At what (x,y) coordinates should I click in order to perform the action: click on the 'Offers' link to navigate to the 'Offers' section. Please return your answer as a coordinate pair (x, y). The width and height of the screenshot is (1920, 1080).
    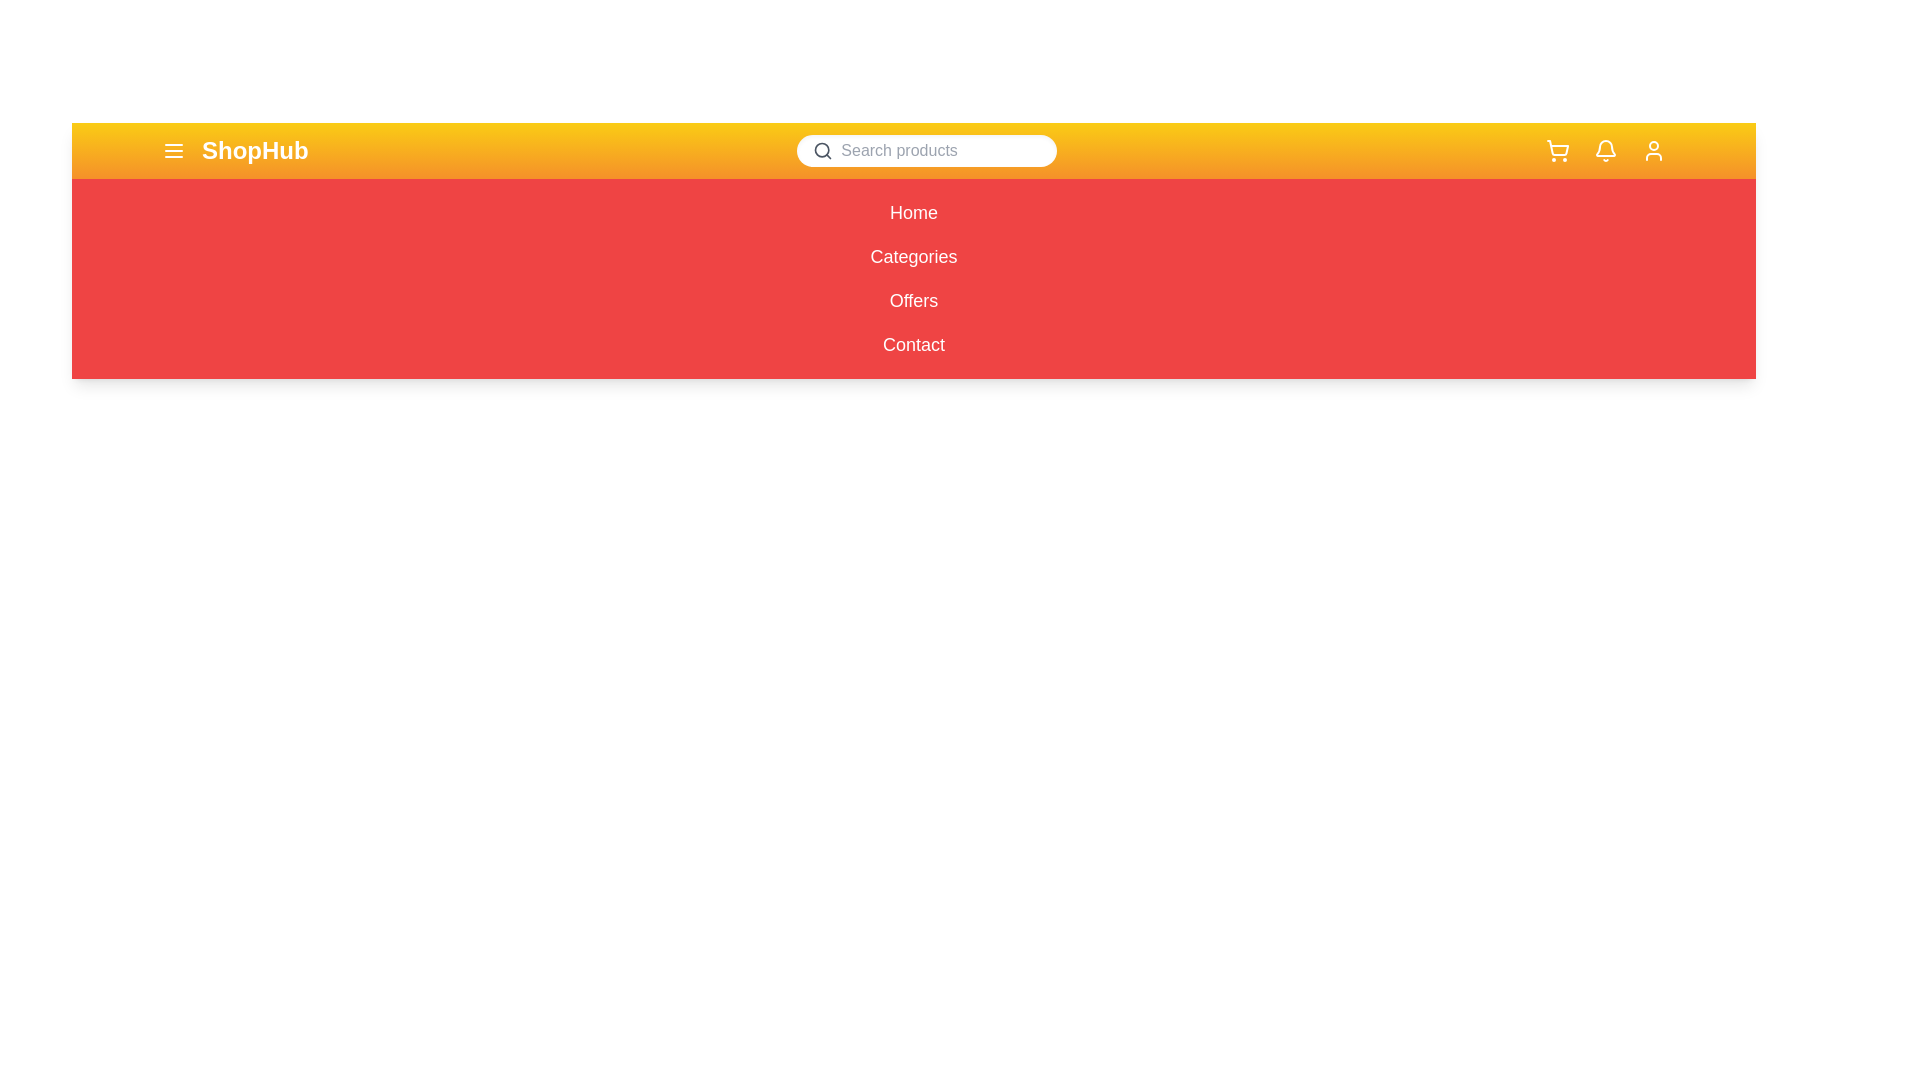
    Looking at the image, I should click on (912, 300).